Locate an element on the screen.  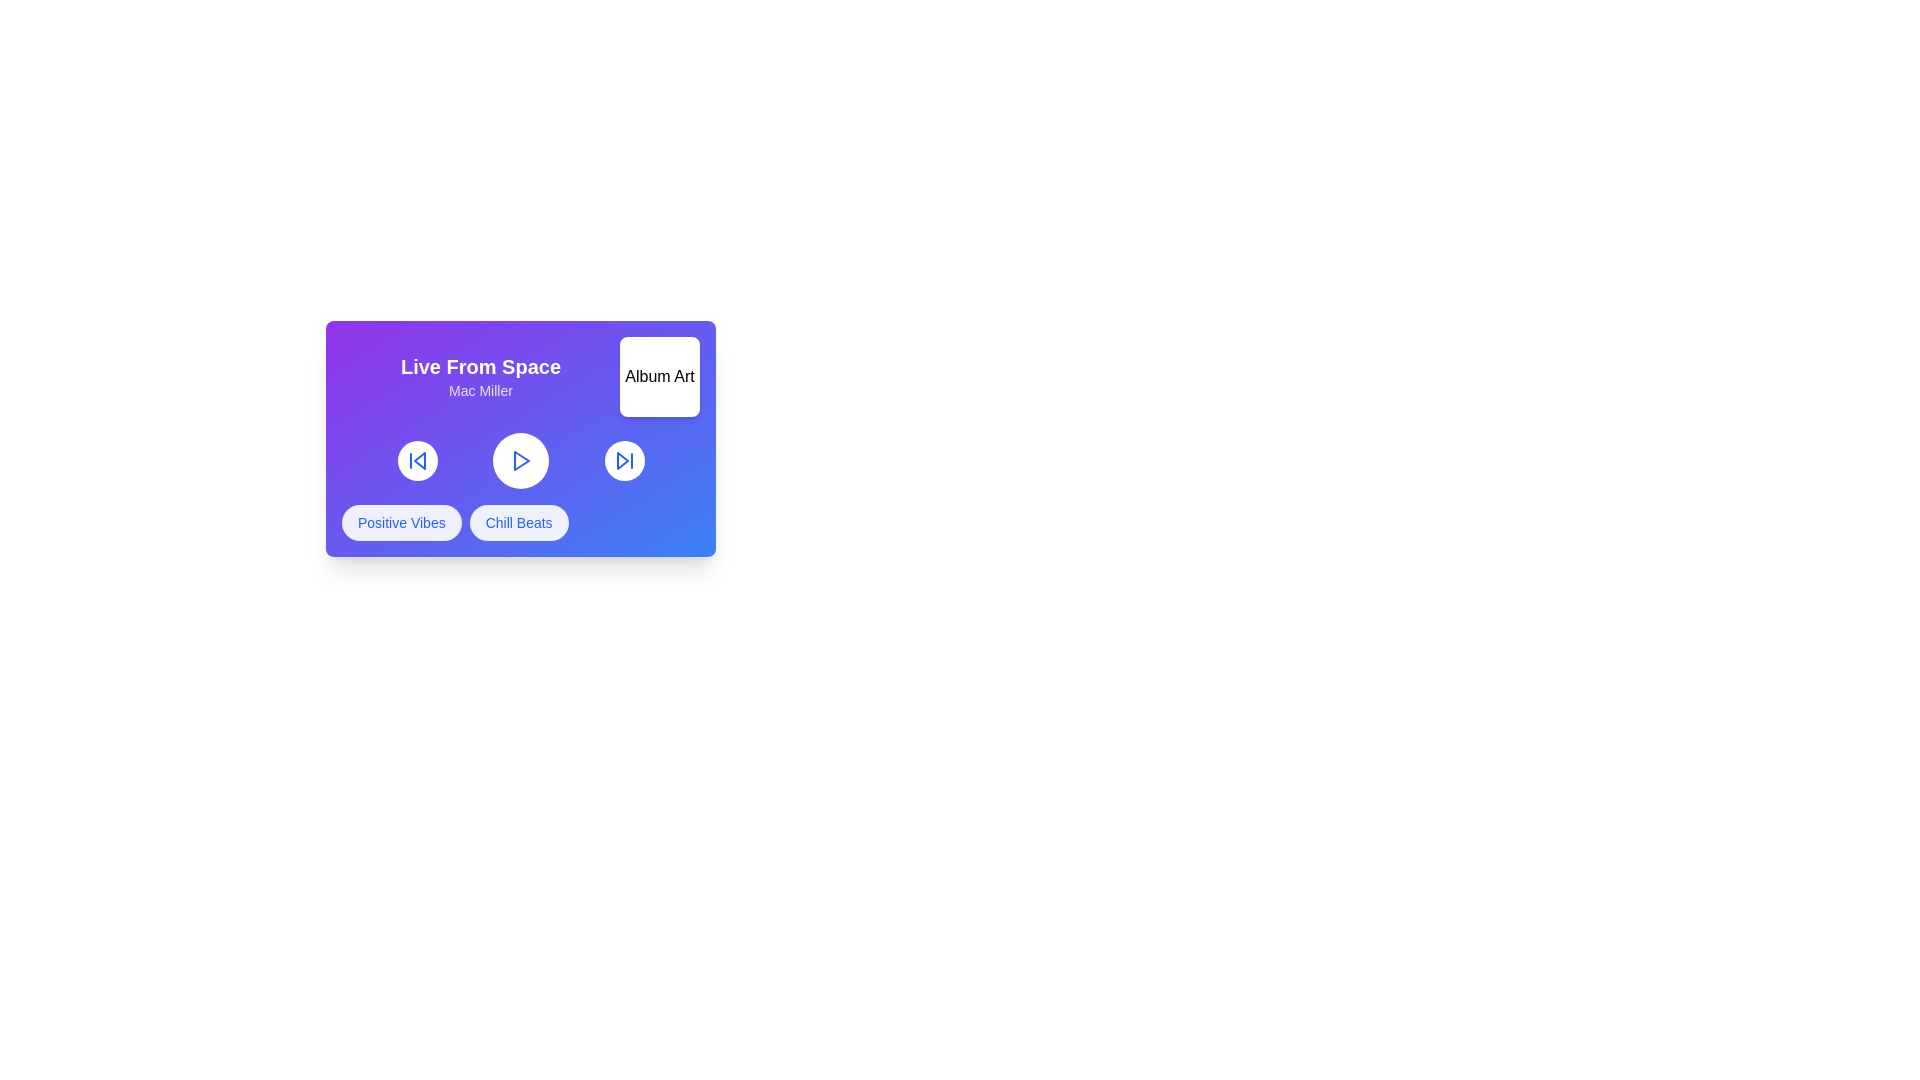
text content of the Text Block displaying 'Live From Space' and 'Mac Miller', which is located above the 'Album Art' element is located at coordinates (480, 377).